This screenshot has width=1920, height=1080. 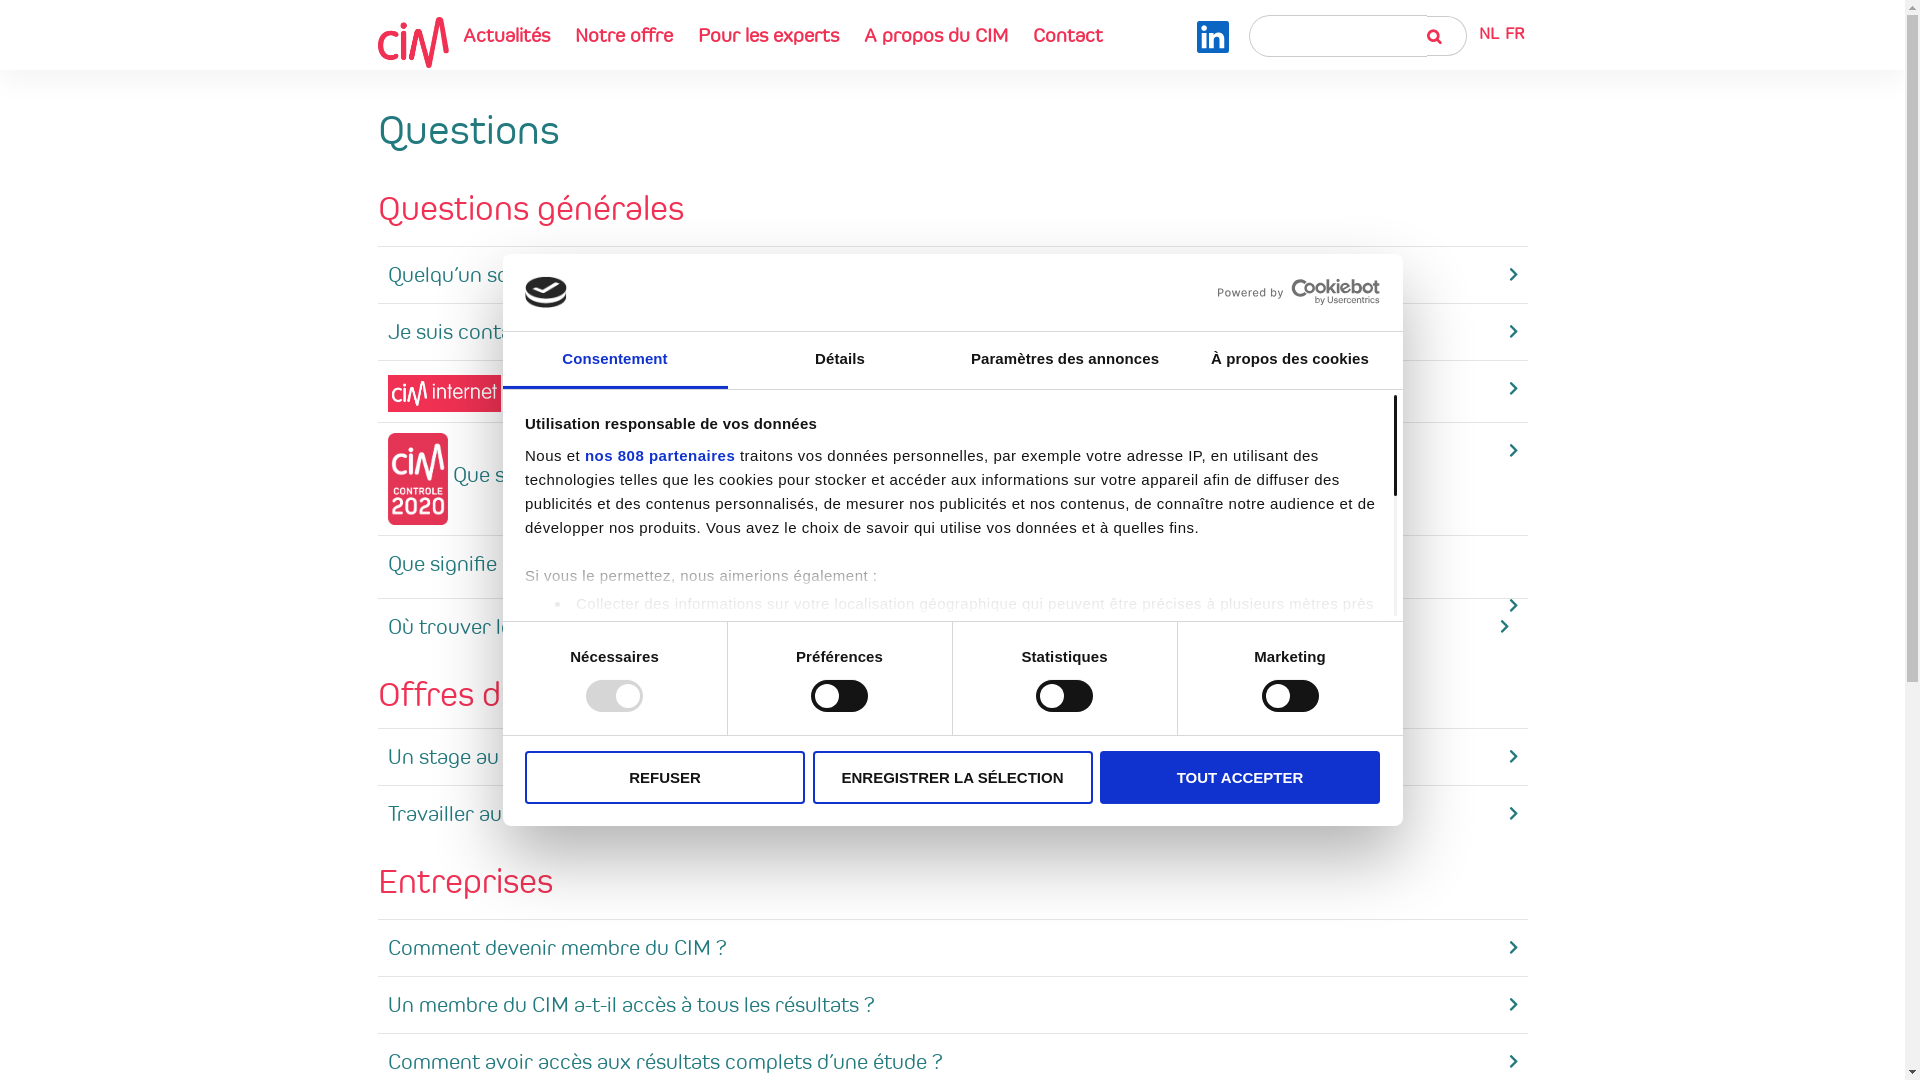 I want to click on 'Contact', so click(x=1066, y=34).